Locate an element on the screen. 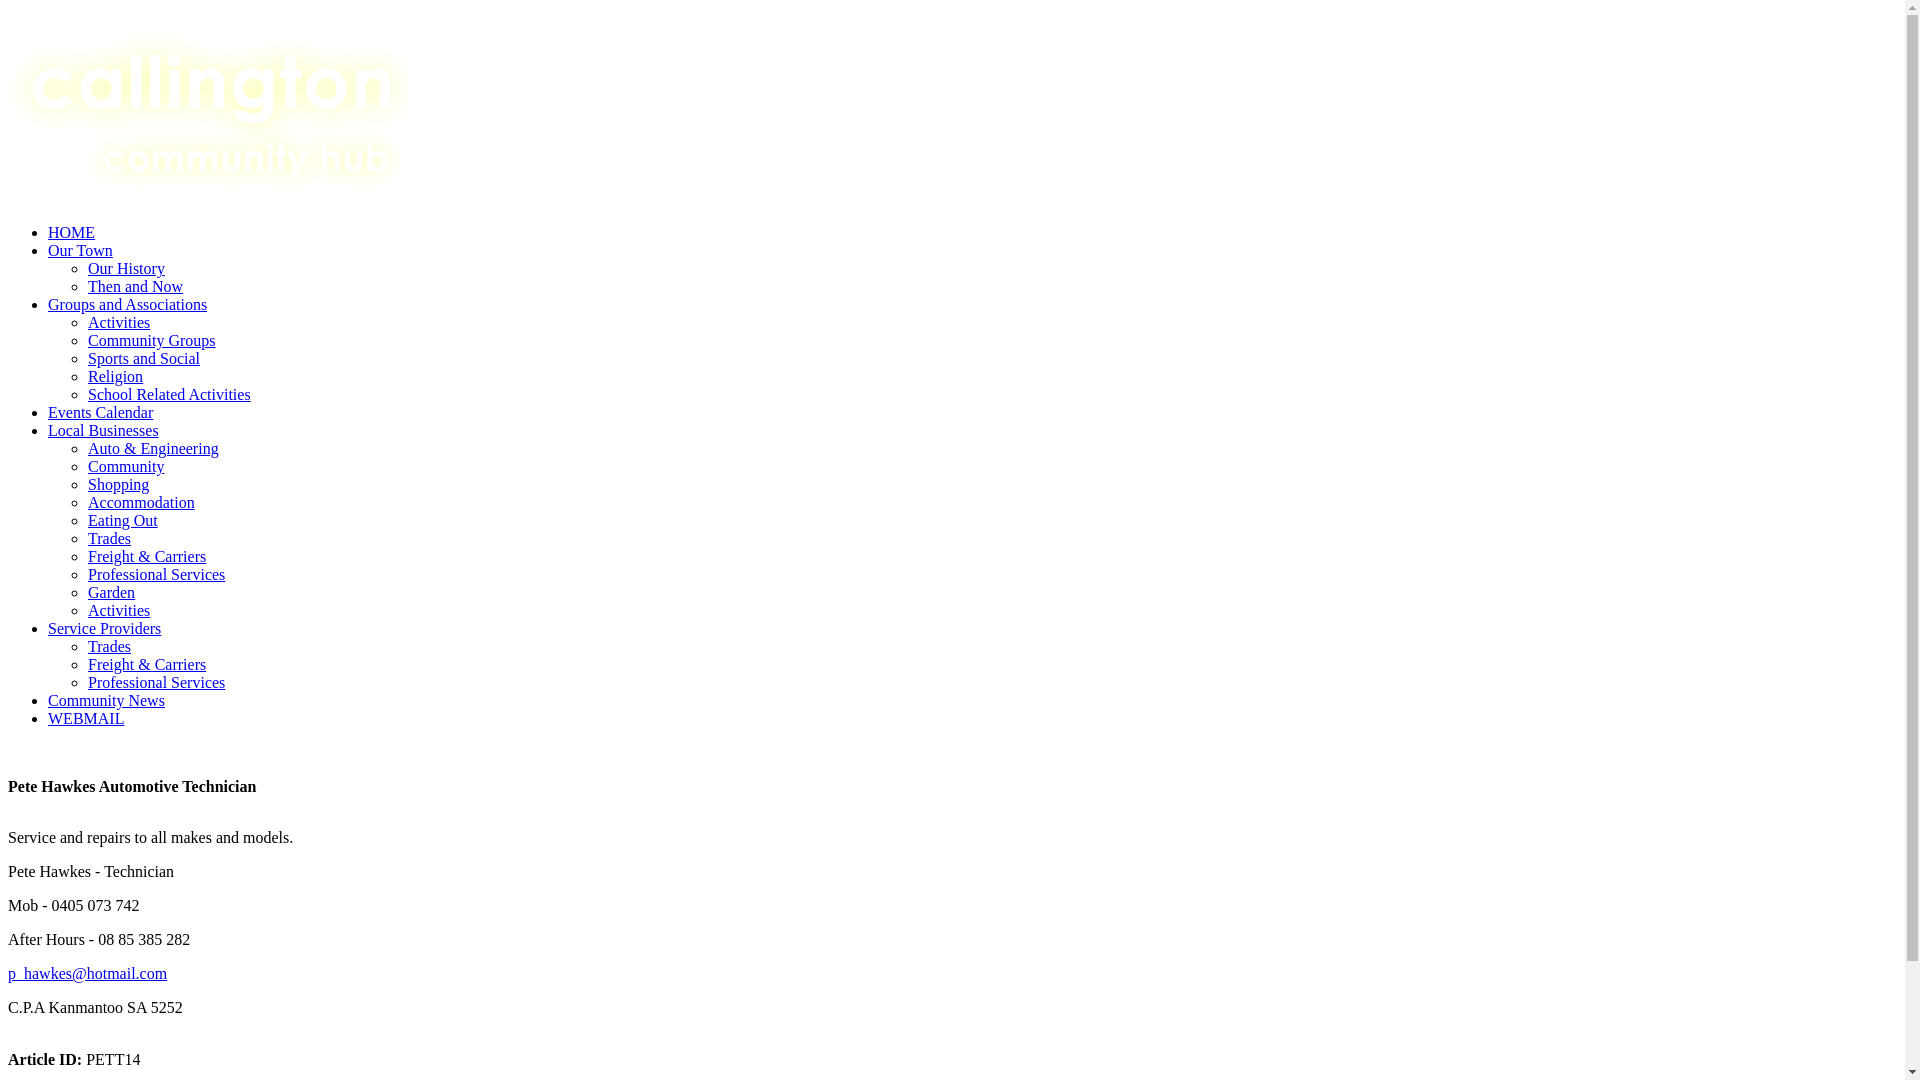 This screenshot has width=1920, height=1080. 'WEBMAIL' is located at coordinates (85, 717).